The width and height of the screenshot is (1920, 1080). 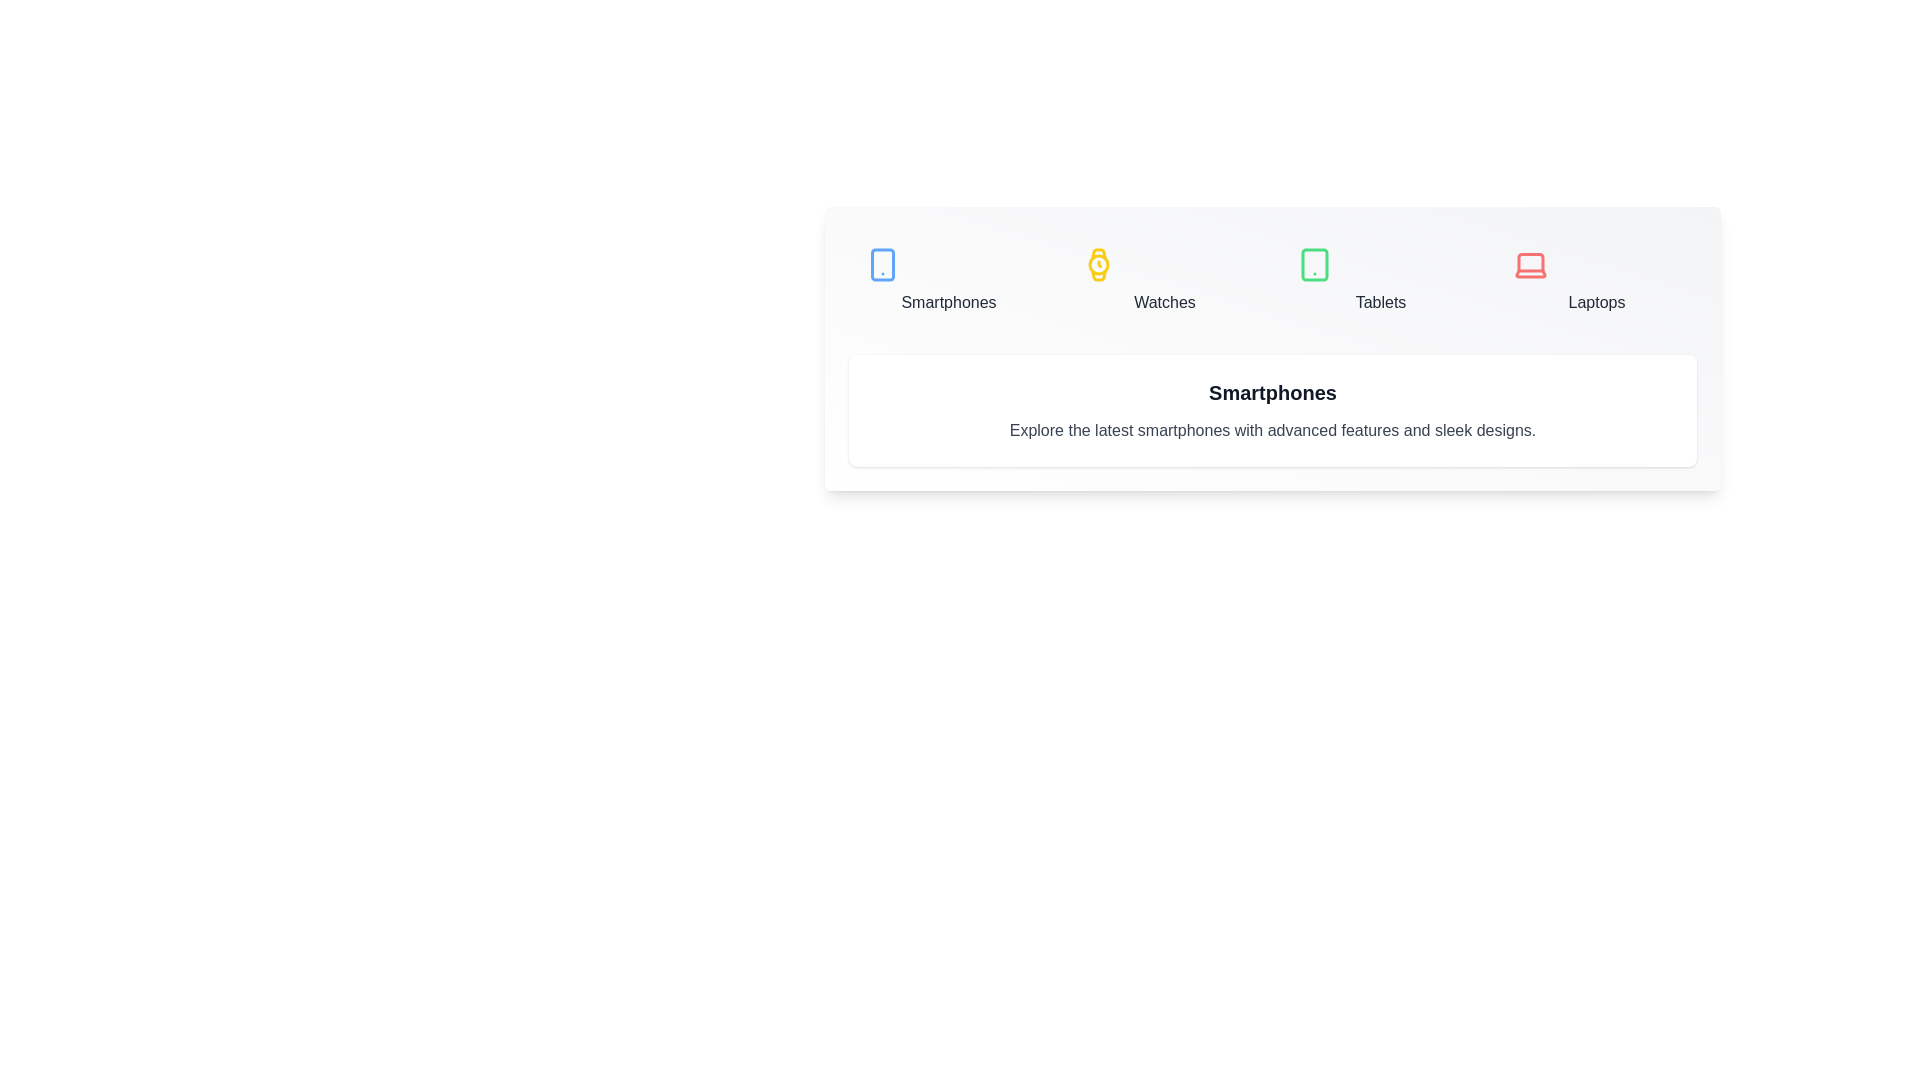 I want to click on the Watches tab to view its details, so click(x=1165, y=281).